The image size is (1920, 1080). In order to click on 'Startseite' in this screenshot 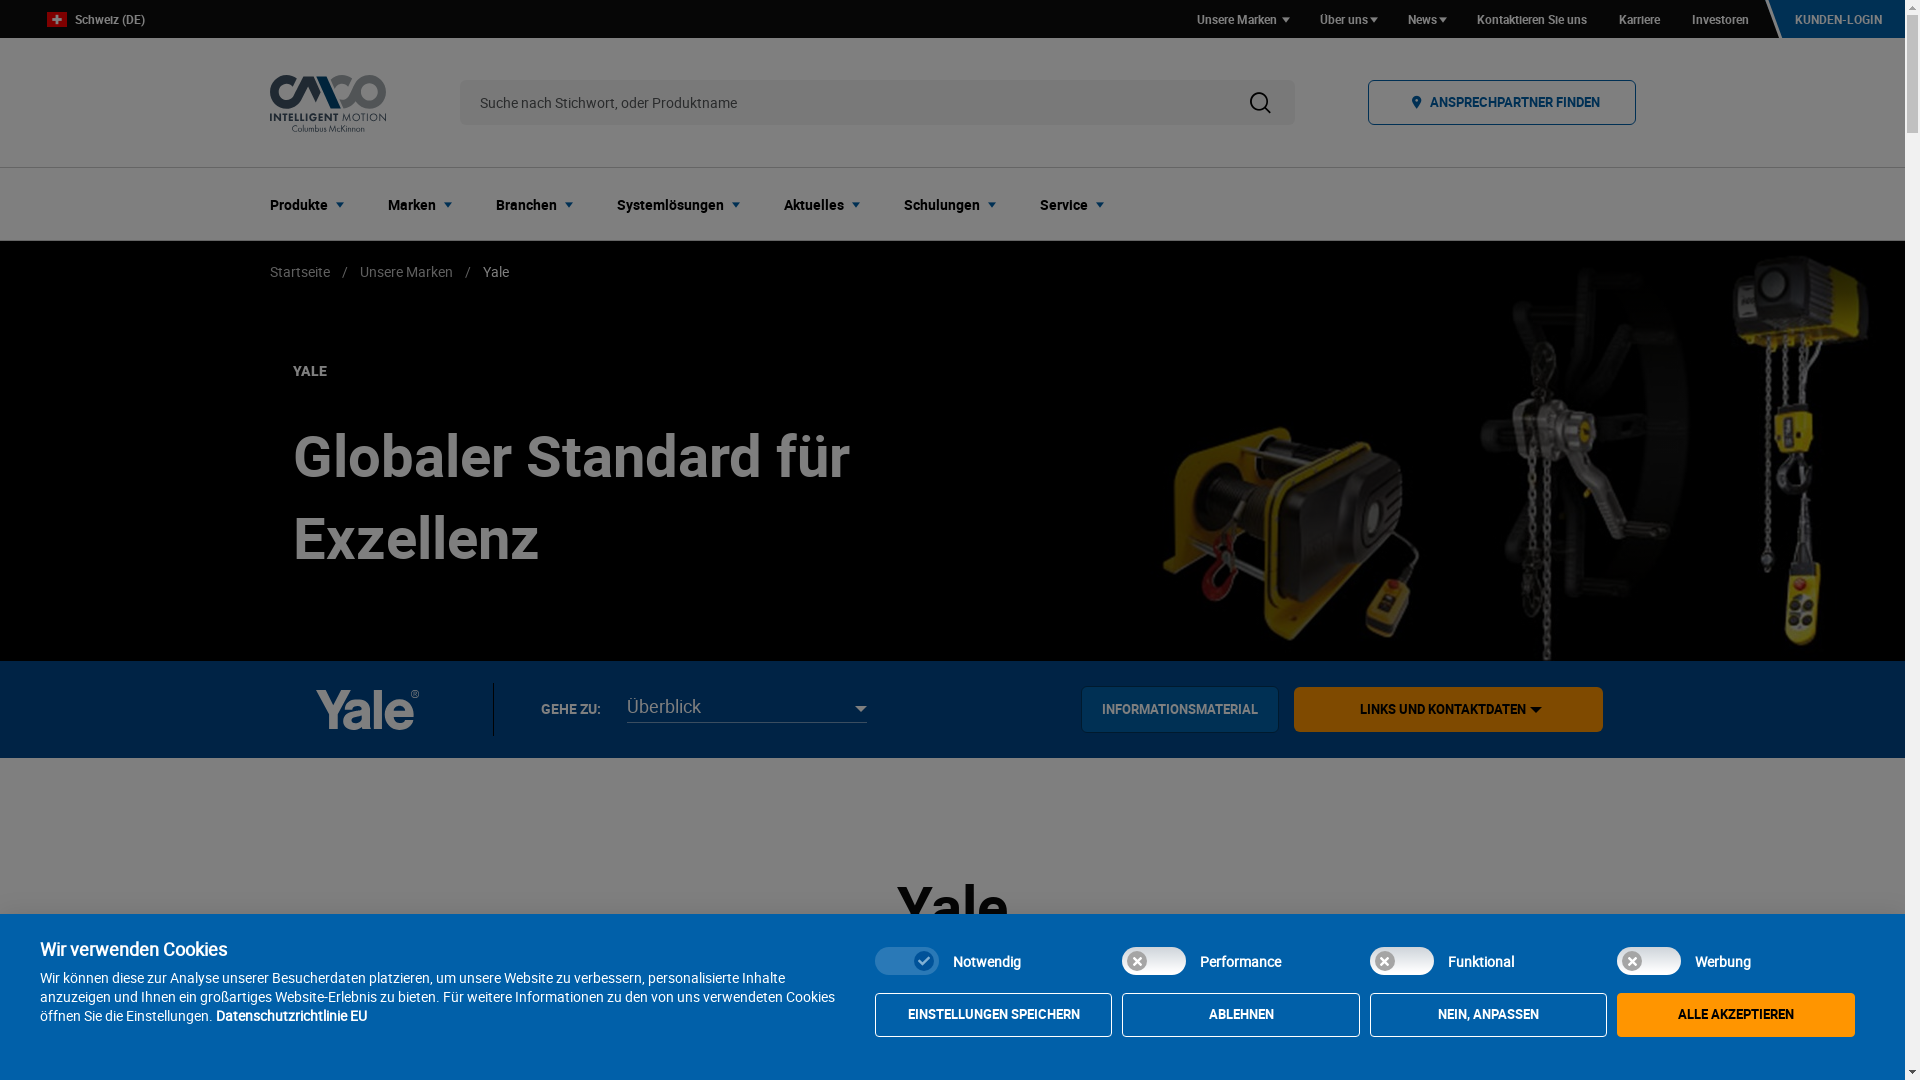, I will do `click(298, 271)`.